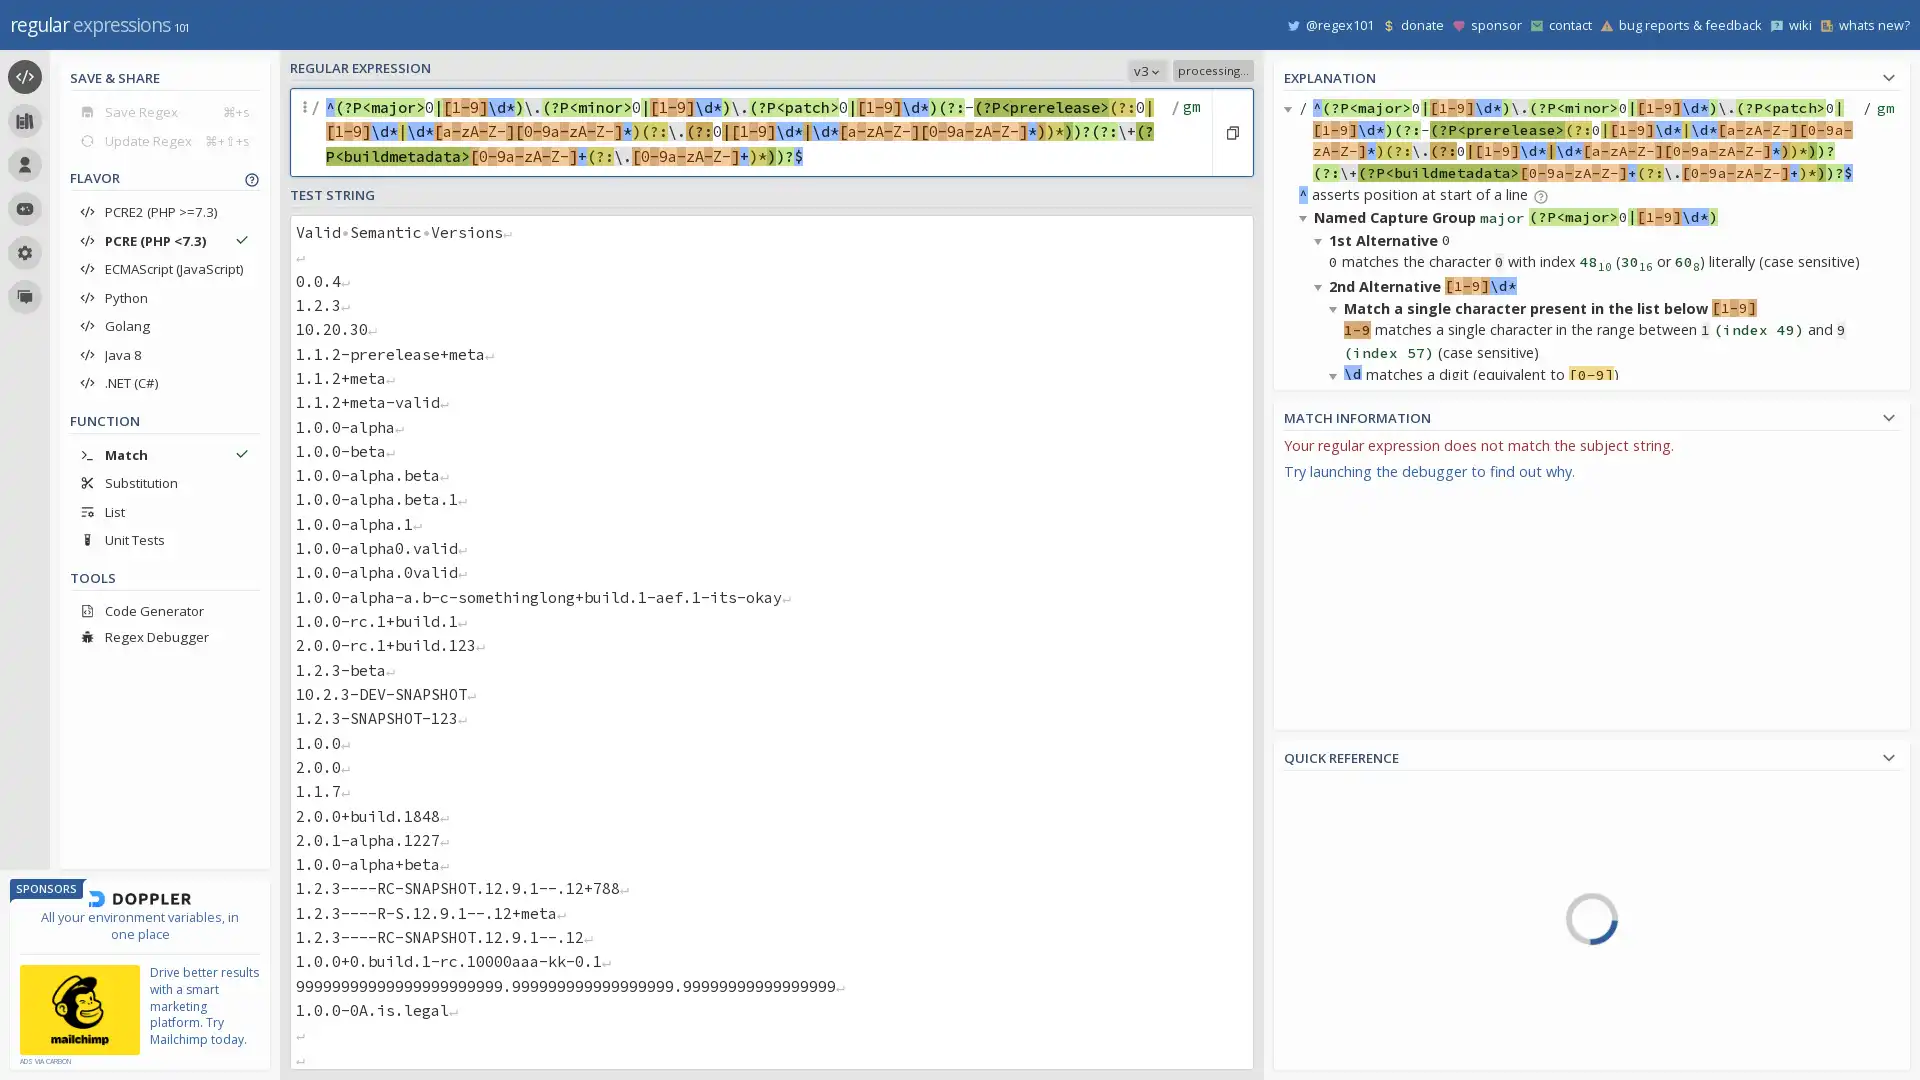 Image resolution: width=1920 pixels, height=1080 pixels. What do you see at coordinates (1591, 74) in the screenshot?
I see `EXPLANATION` at bounding box center [1591, 74].